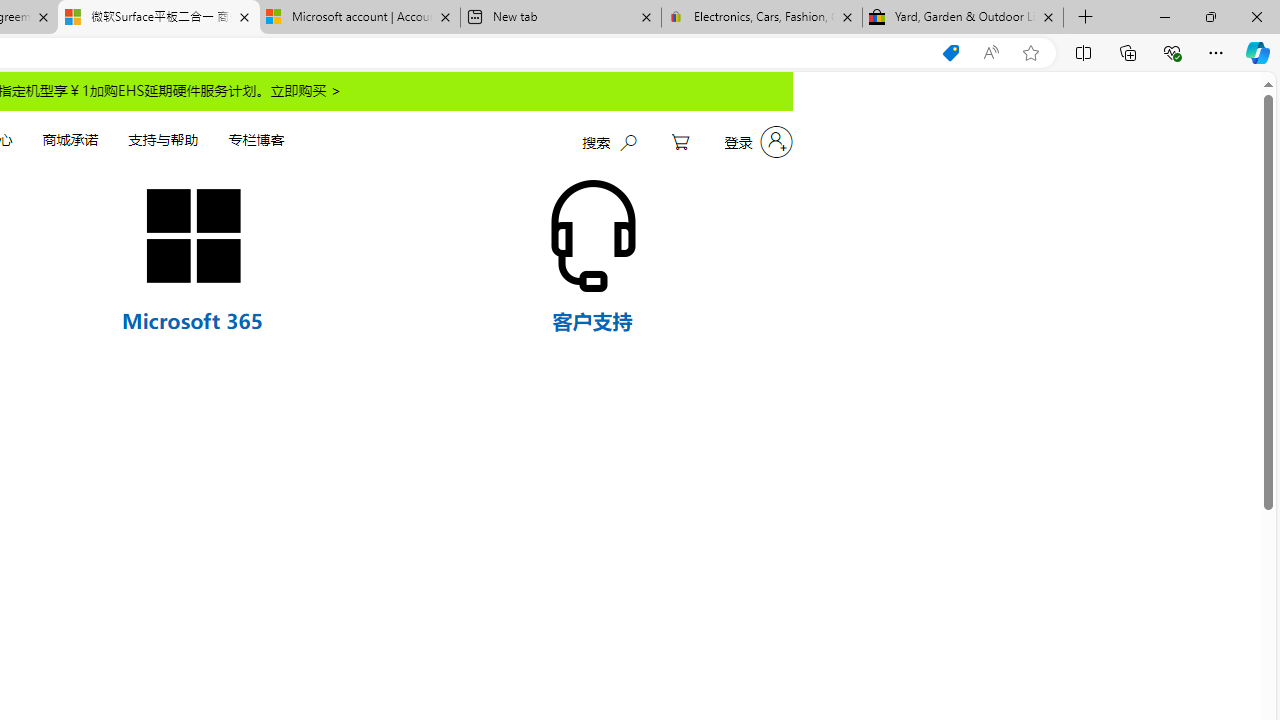 Image resolution: width=1280 pixels, height=720 pixels. I want to click on 'Settings and more (Alt+F)', so click(1215, 51).